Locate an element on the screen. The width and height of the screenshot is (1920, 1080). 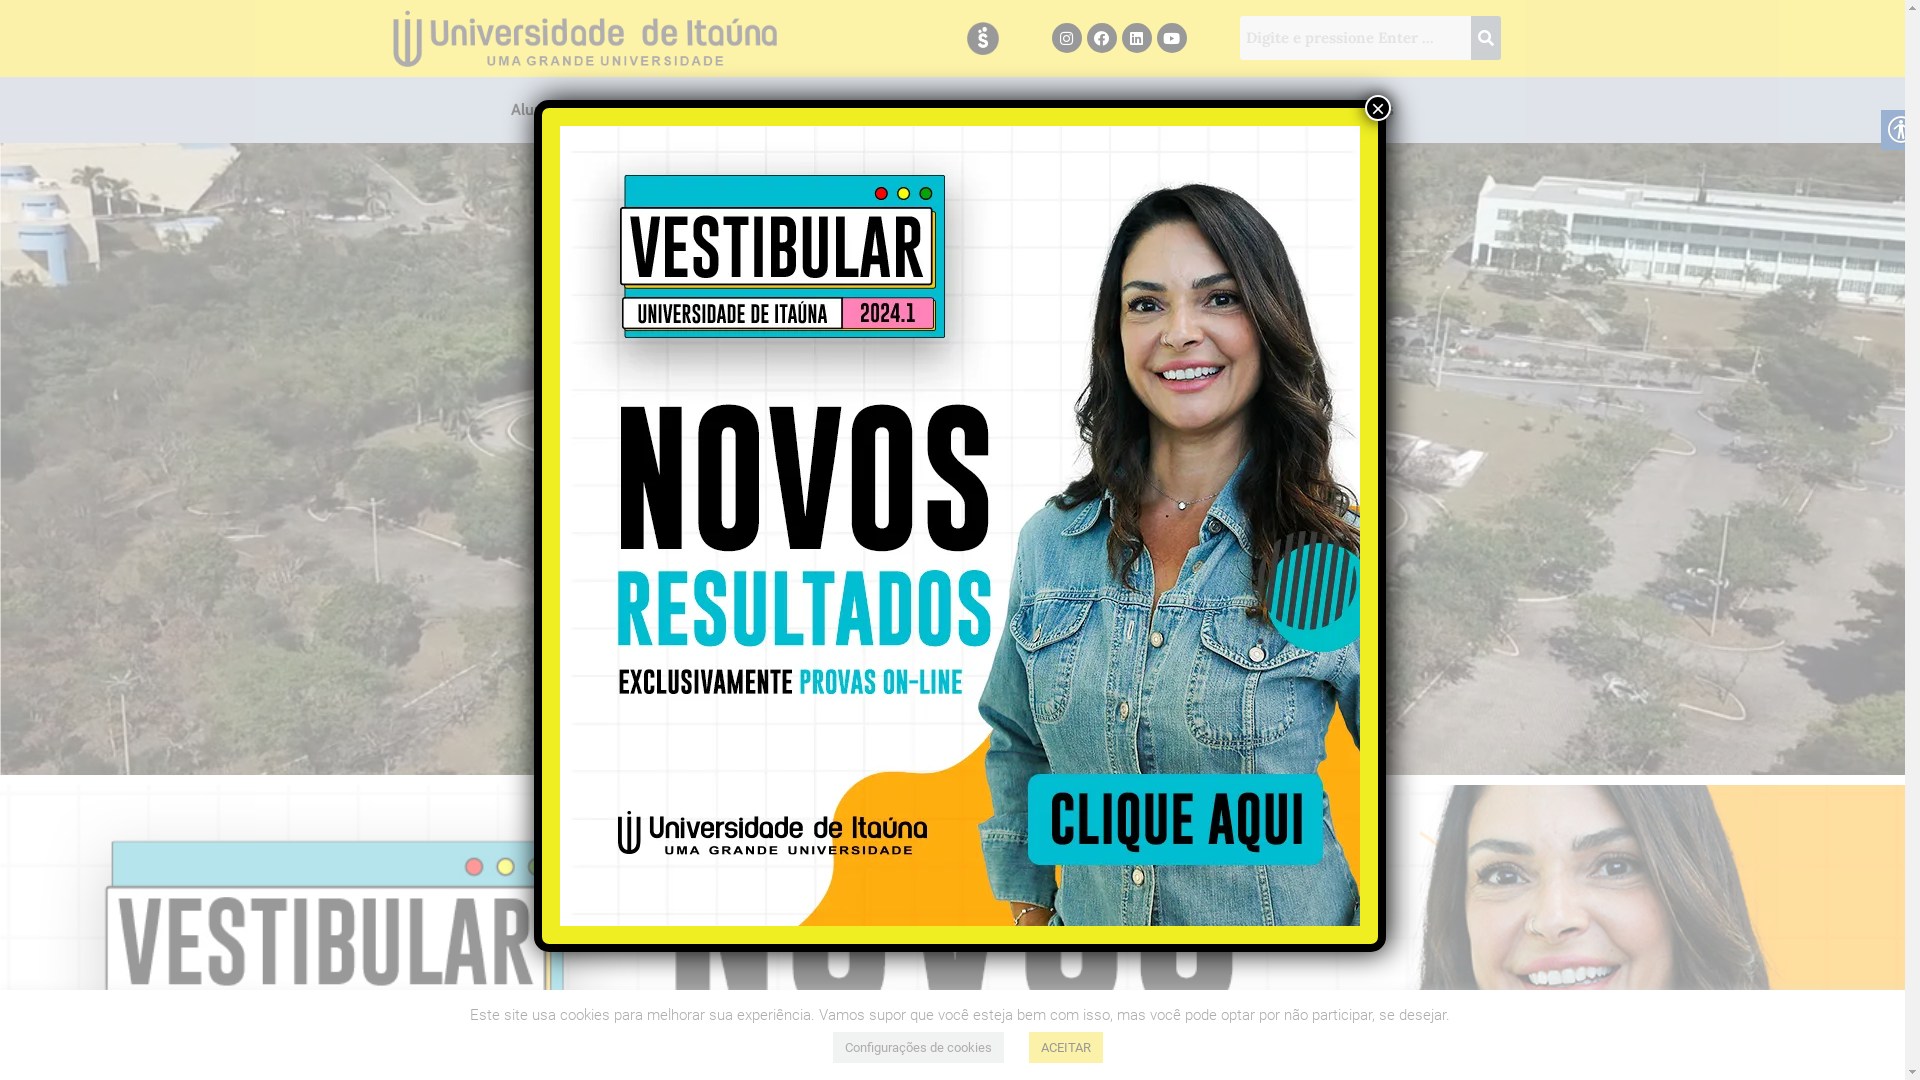
'Biblioteca' is located at coordinates (893, 110).